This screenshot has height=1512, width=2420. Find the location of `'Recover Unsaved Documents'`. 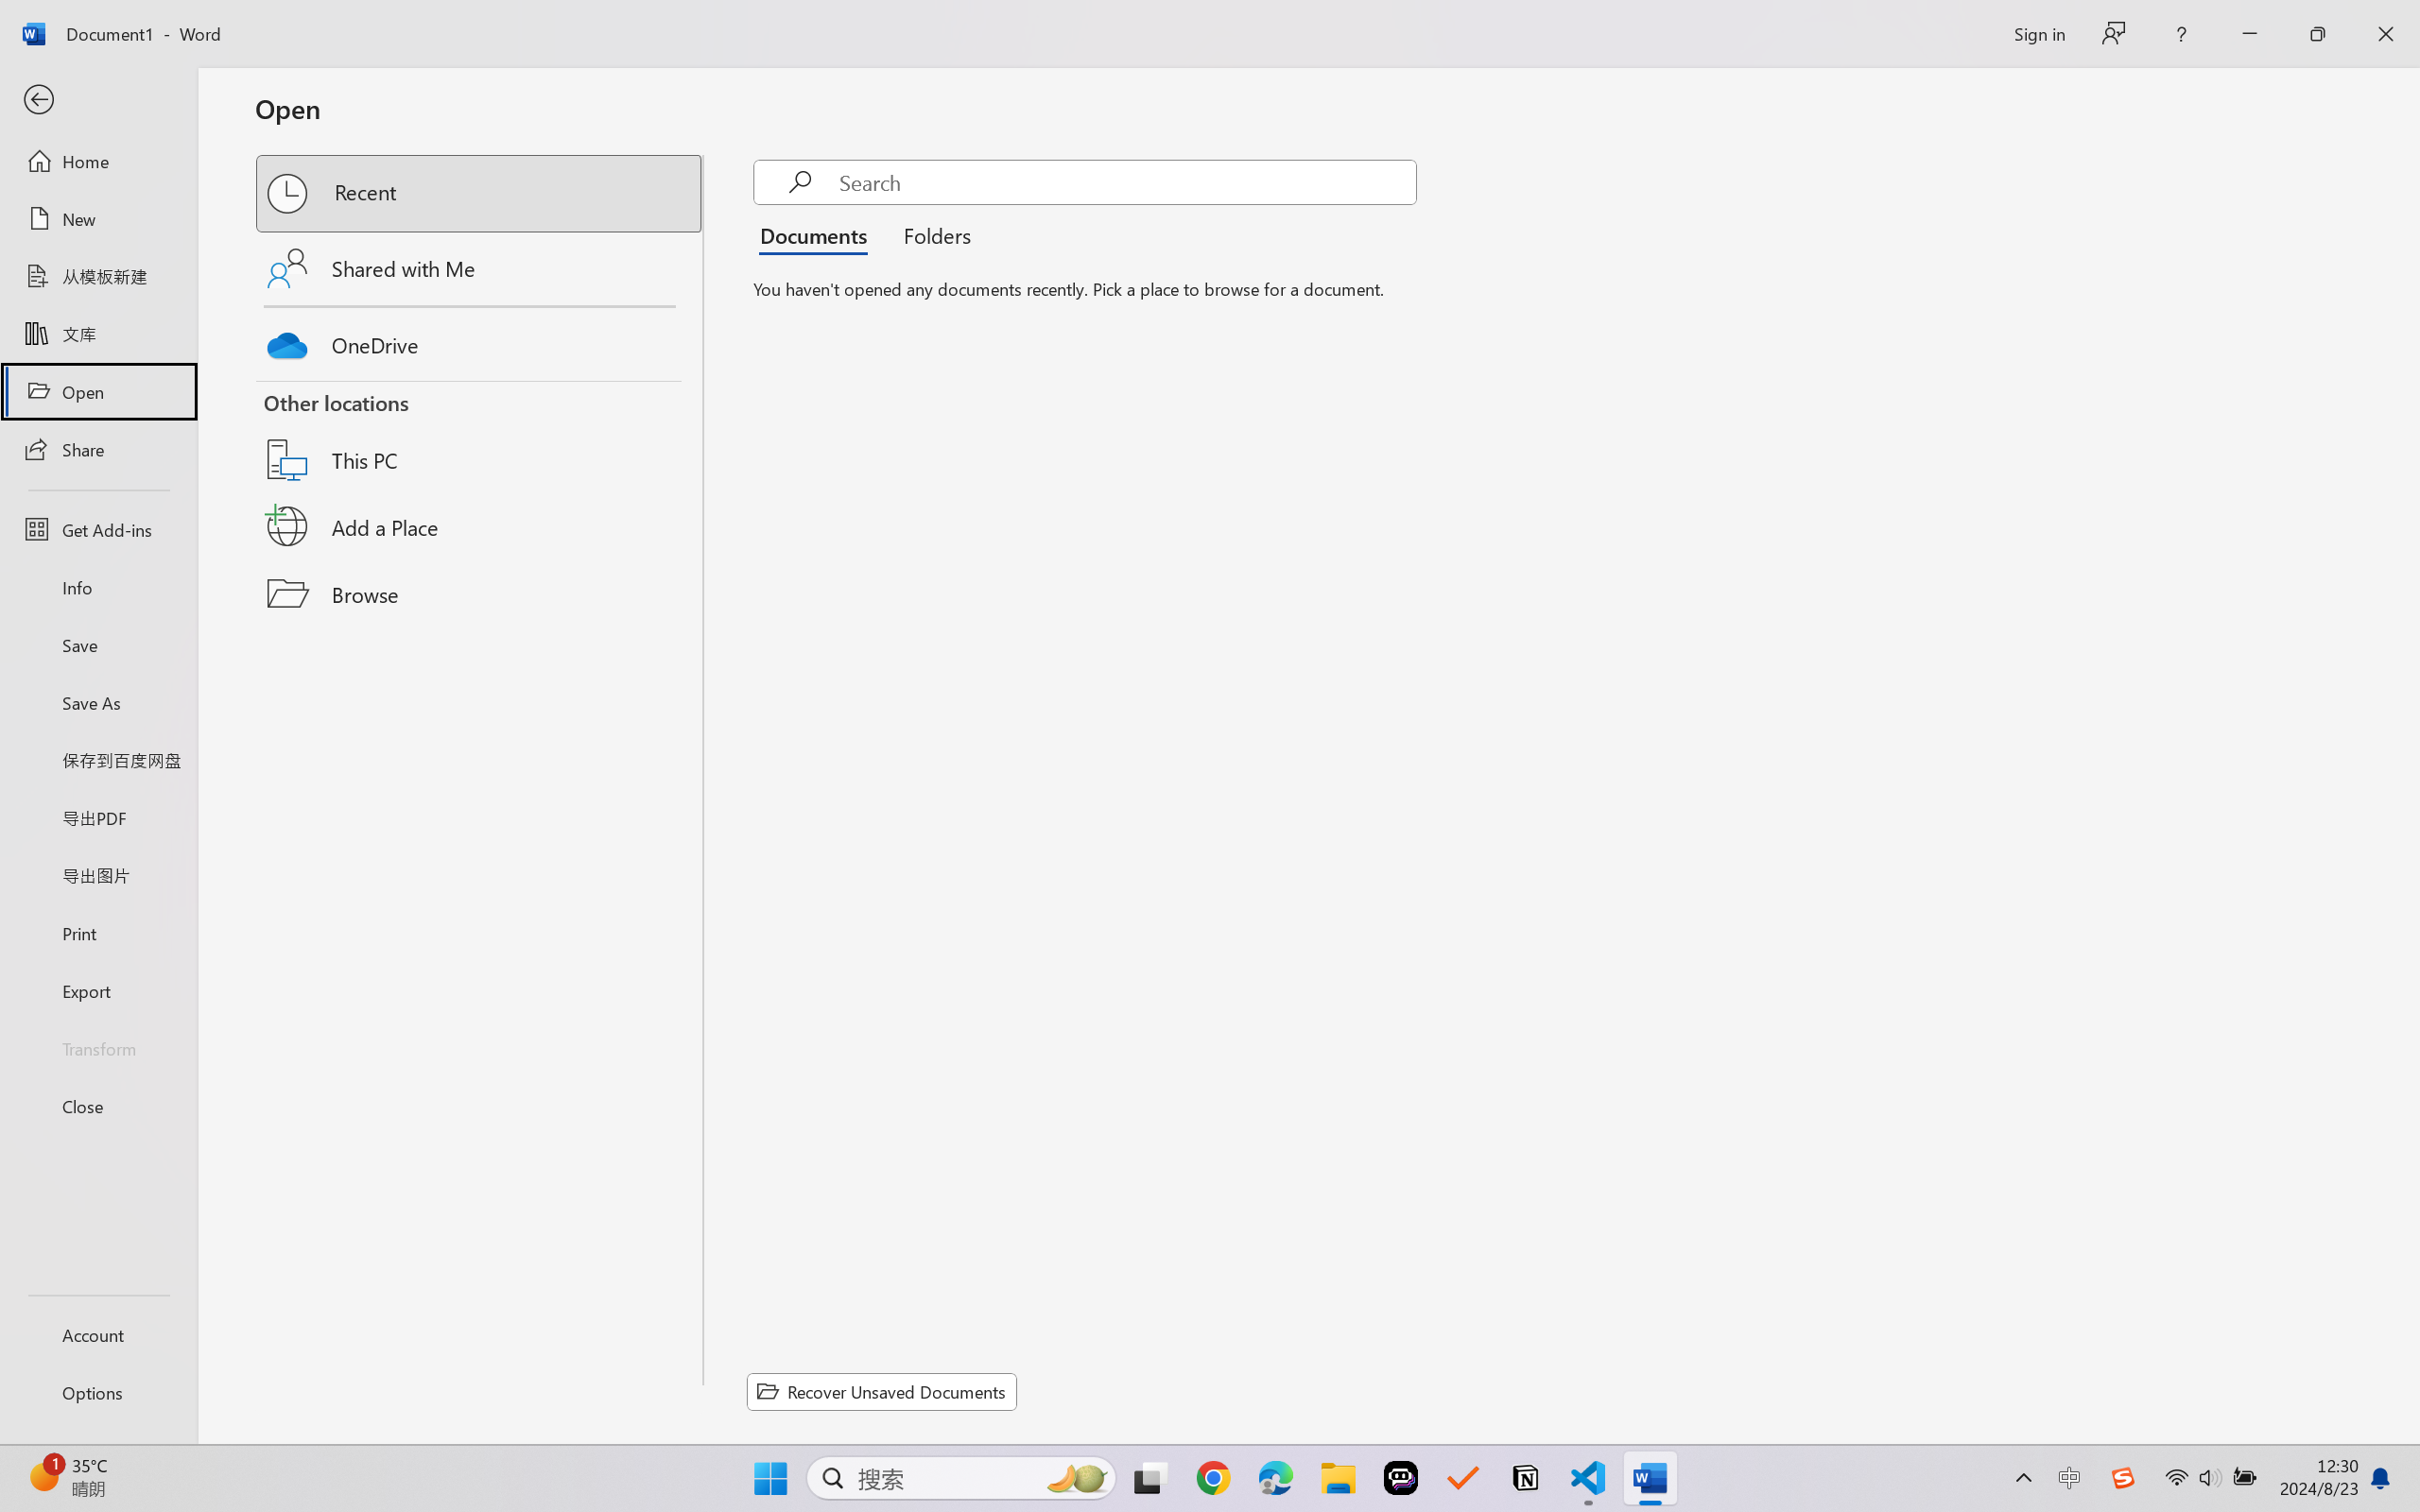

'Recover Unsaved Documents' is located at coordinates (882, 1391).